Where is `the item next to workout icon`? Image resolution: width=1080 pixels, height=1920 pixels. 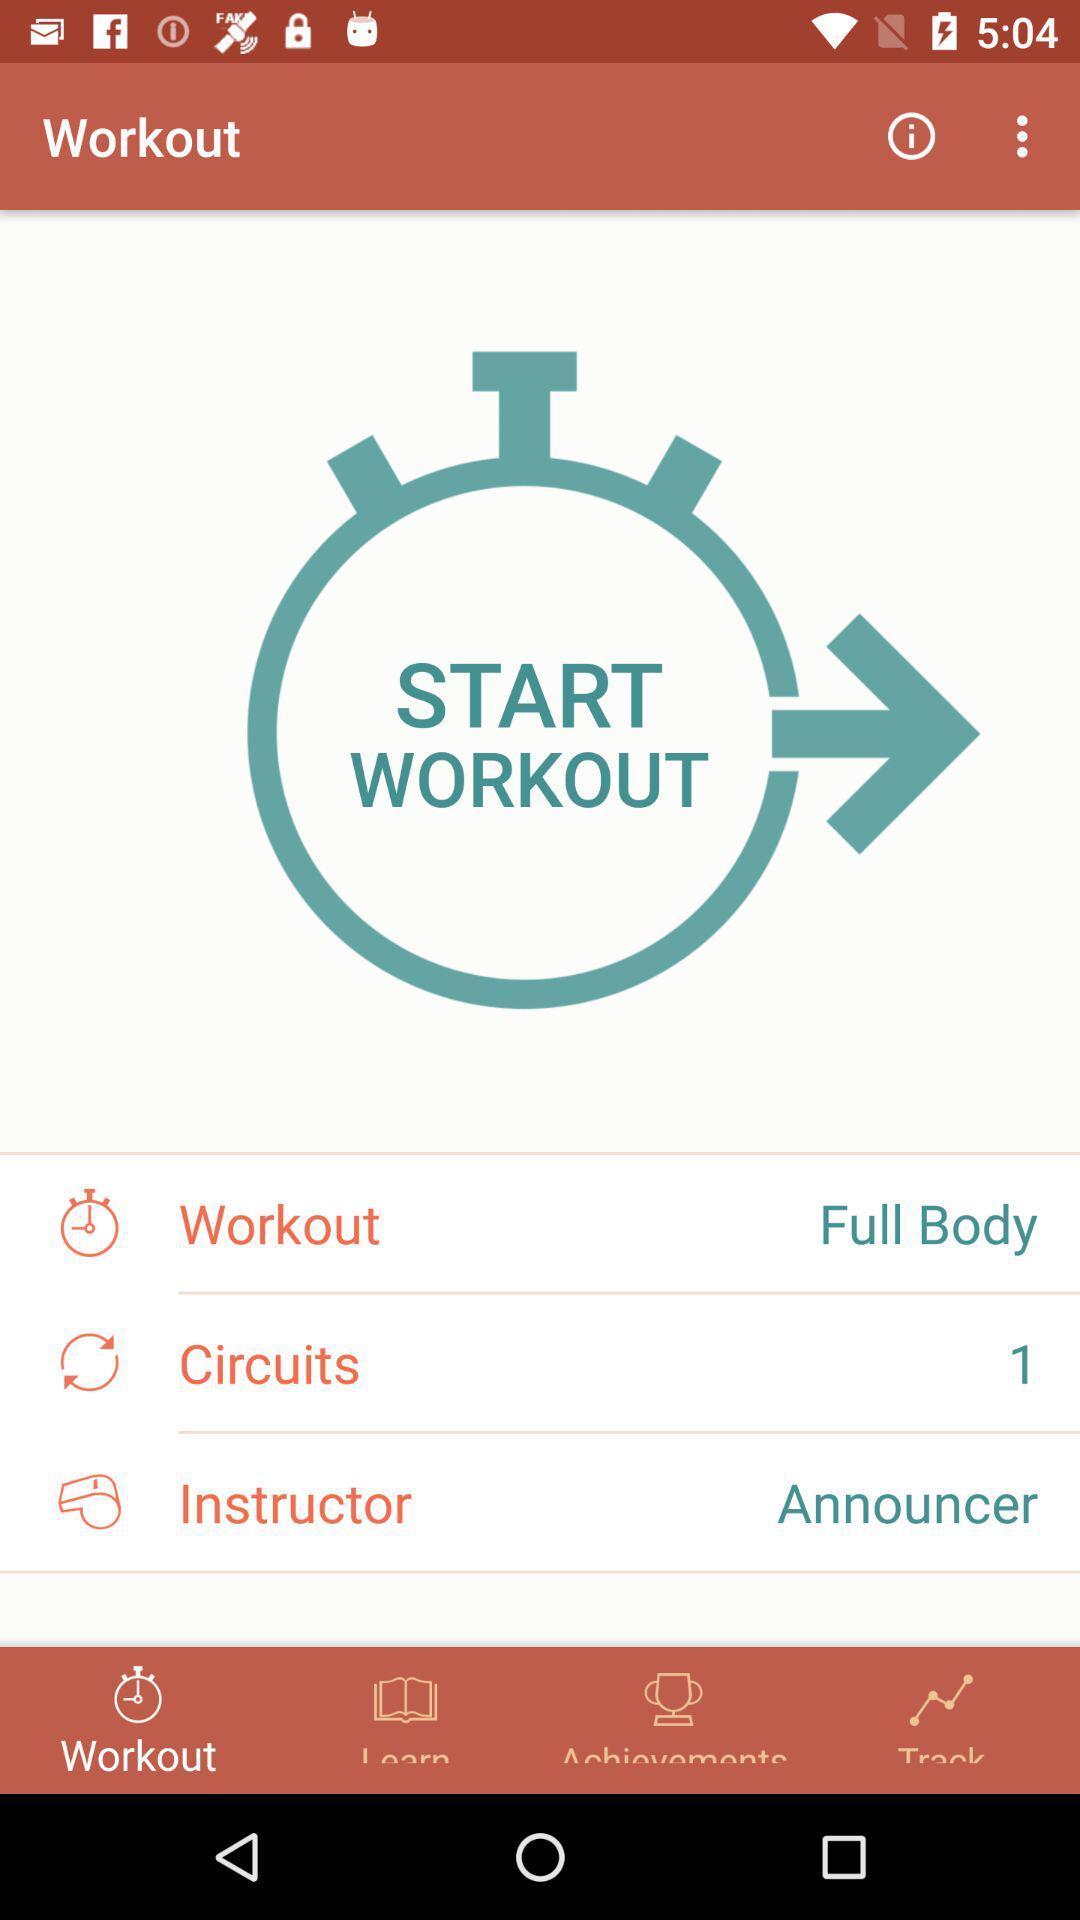 the item next to workout icon is located at coordinates (911, 135).